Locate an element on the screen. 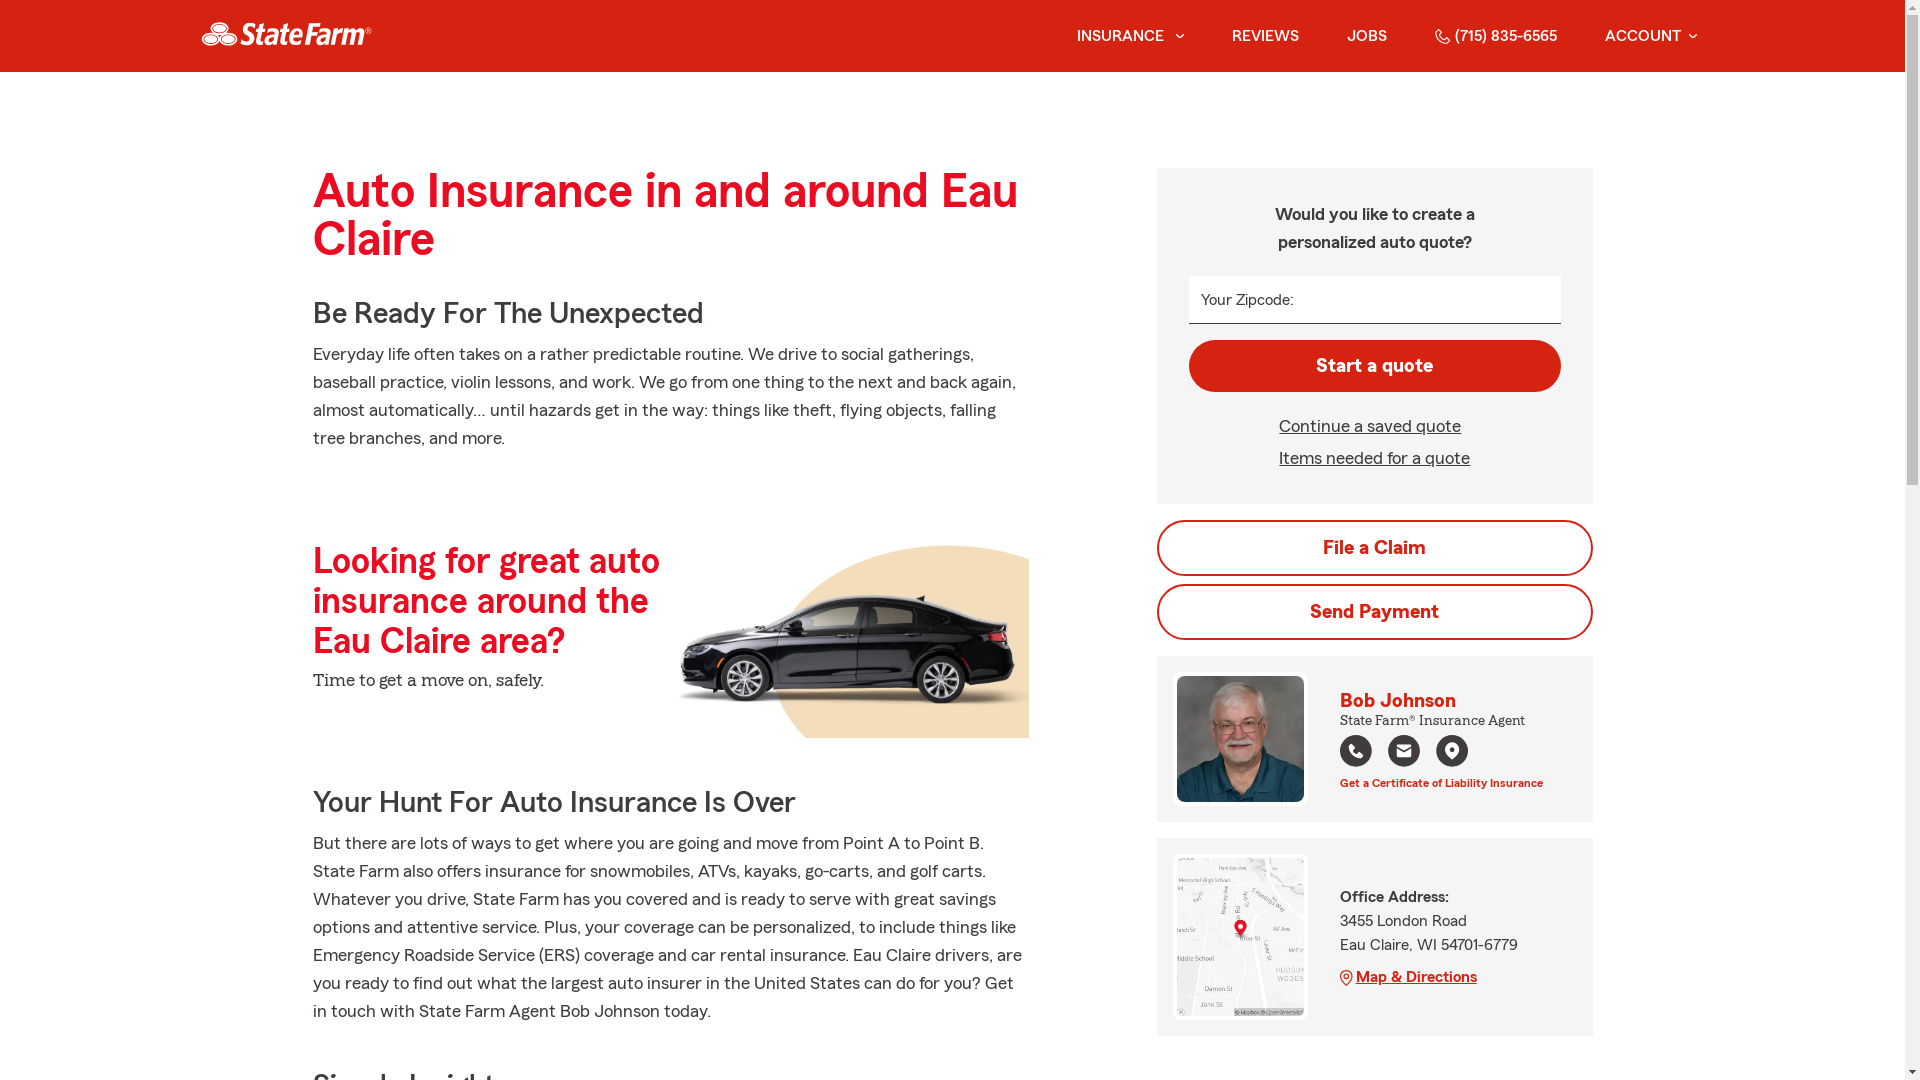 The height and width of the screenshot is (1080, 1920). '(715) 835-6565' is located at coordinates (1494, 35).